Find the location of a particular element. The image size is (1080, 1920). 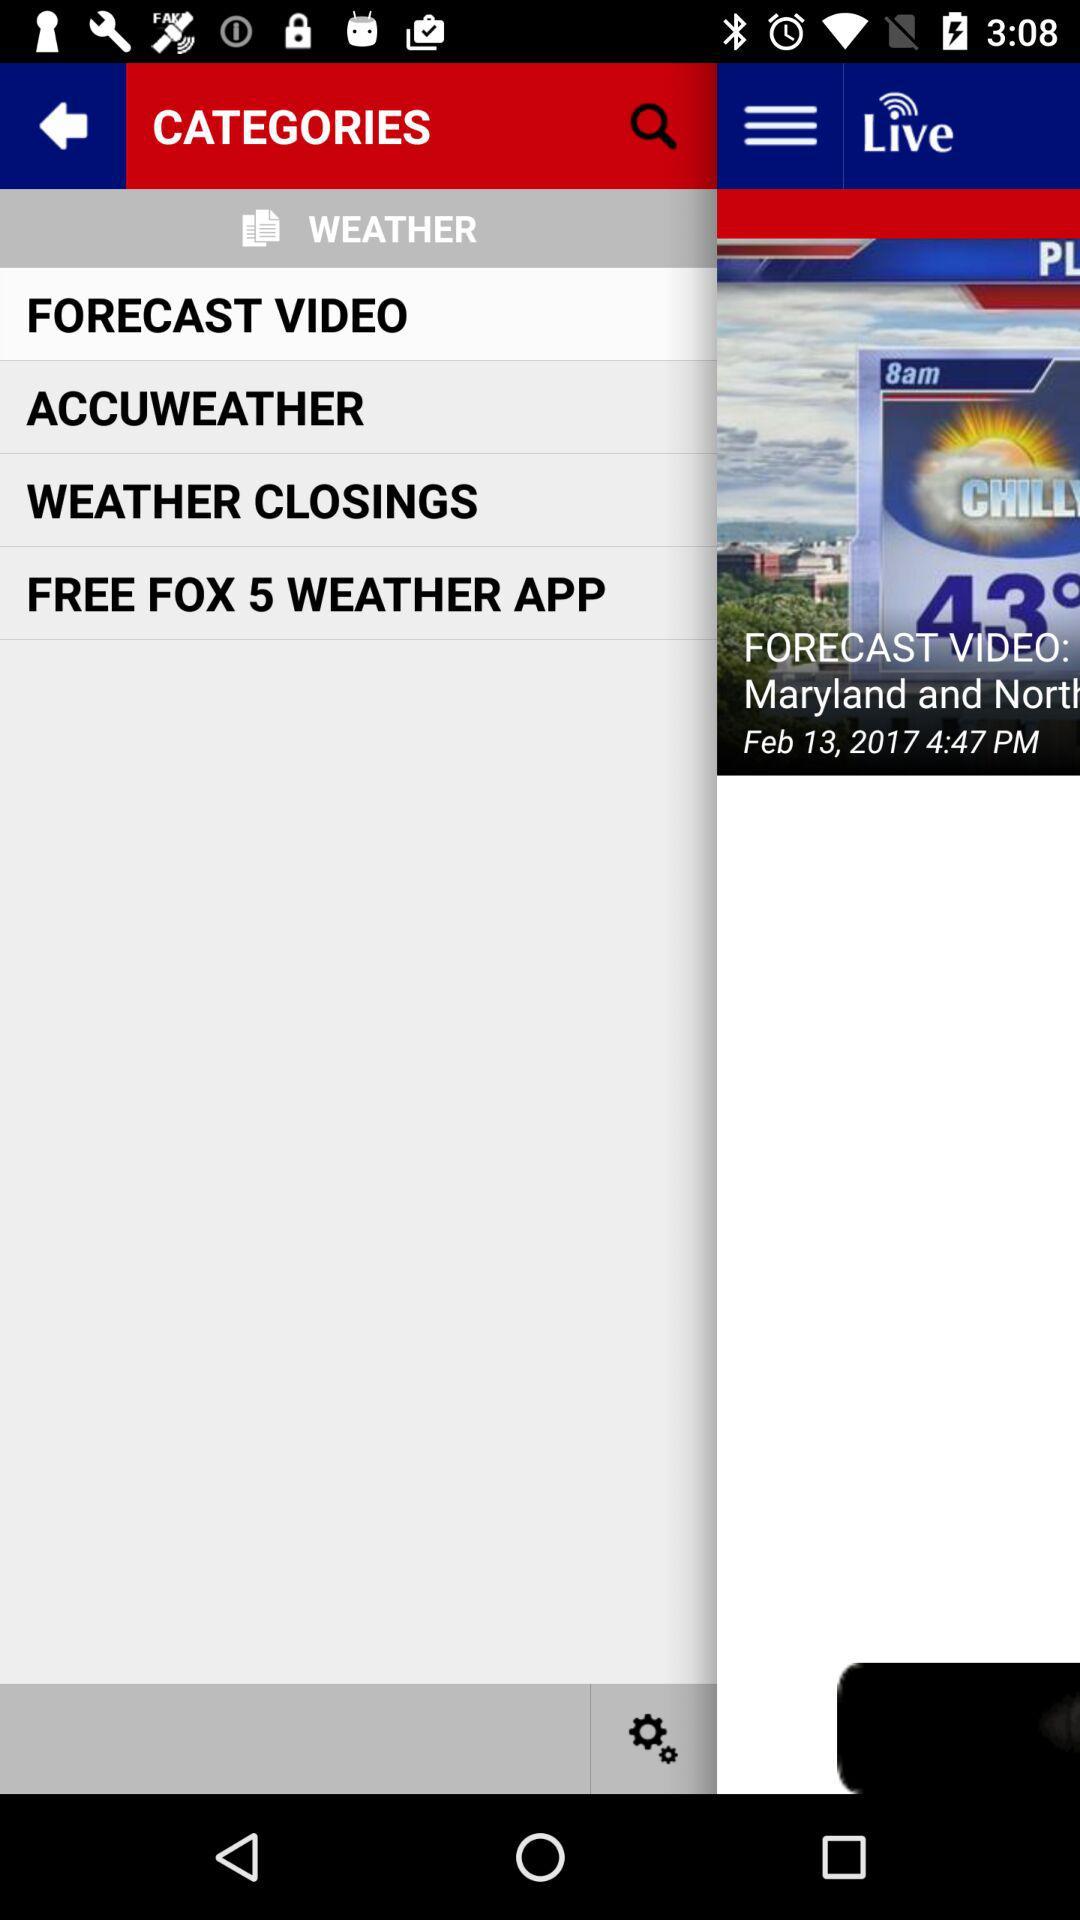

the button on the top right corner of the web page is located at coordinates (906, 124).